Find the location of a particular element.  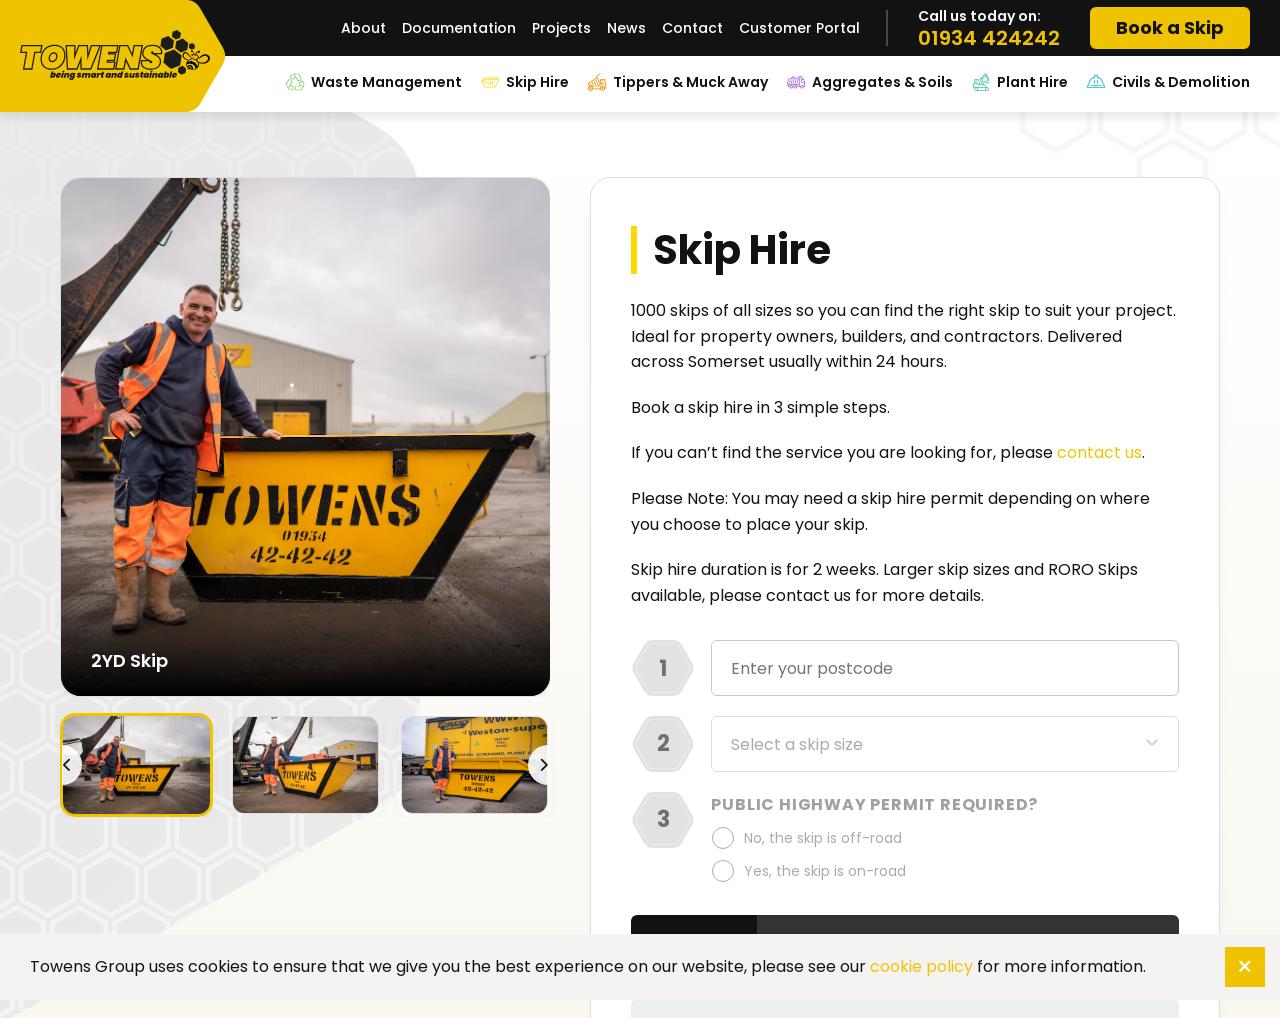

'PUBLIC HIGHWAY PERMIT REQUIRED?' is located at coordinates (874, 803).